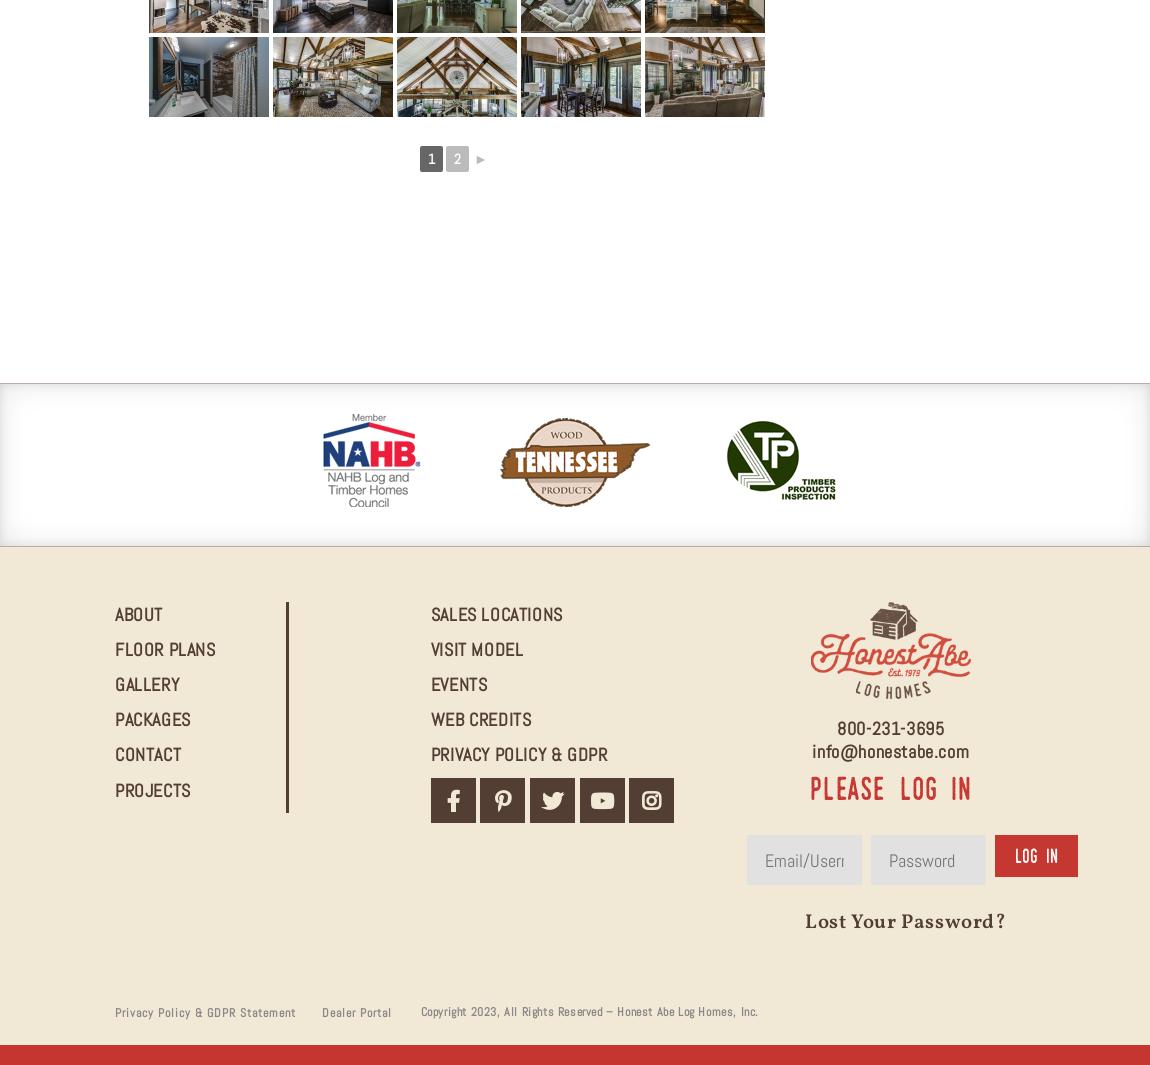 This screenshot has width=1150, height=1065. I want to click on 'Visit Model', so click(476, 648).